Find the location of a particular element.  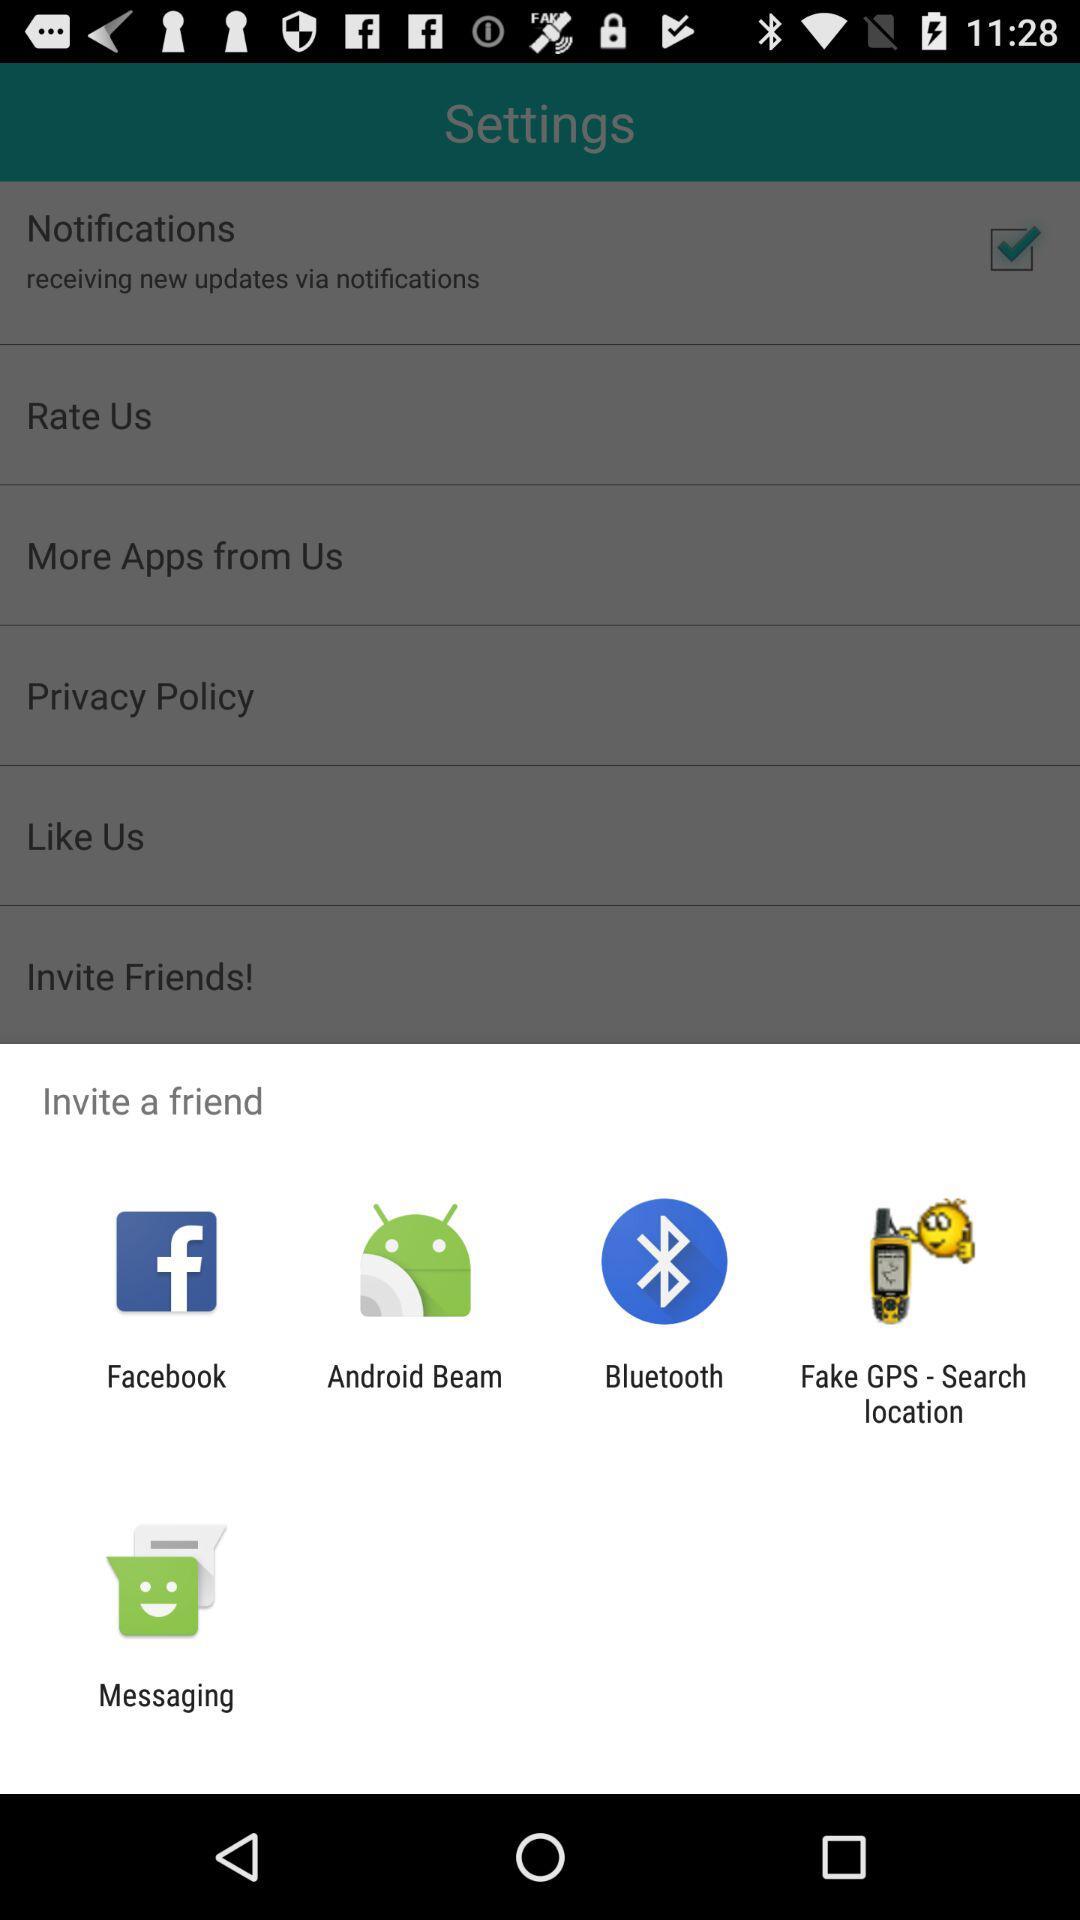

icon next to the bluetooth app is located at coordinates (913, 1392).